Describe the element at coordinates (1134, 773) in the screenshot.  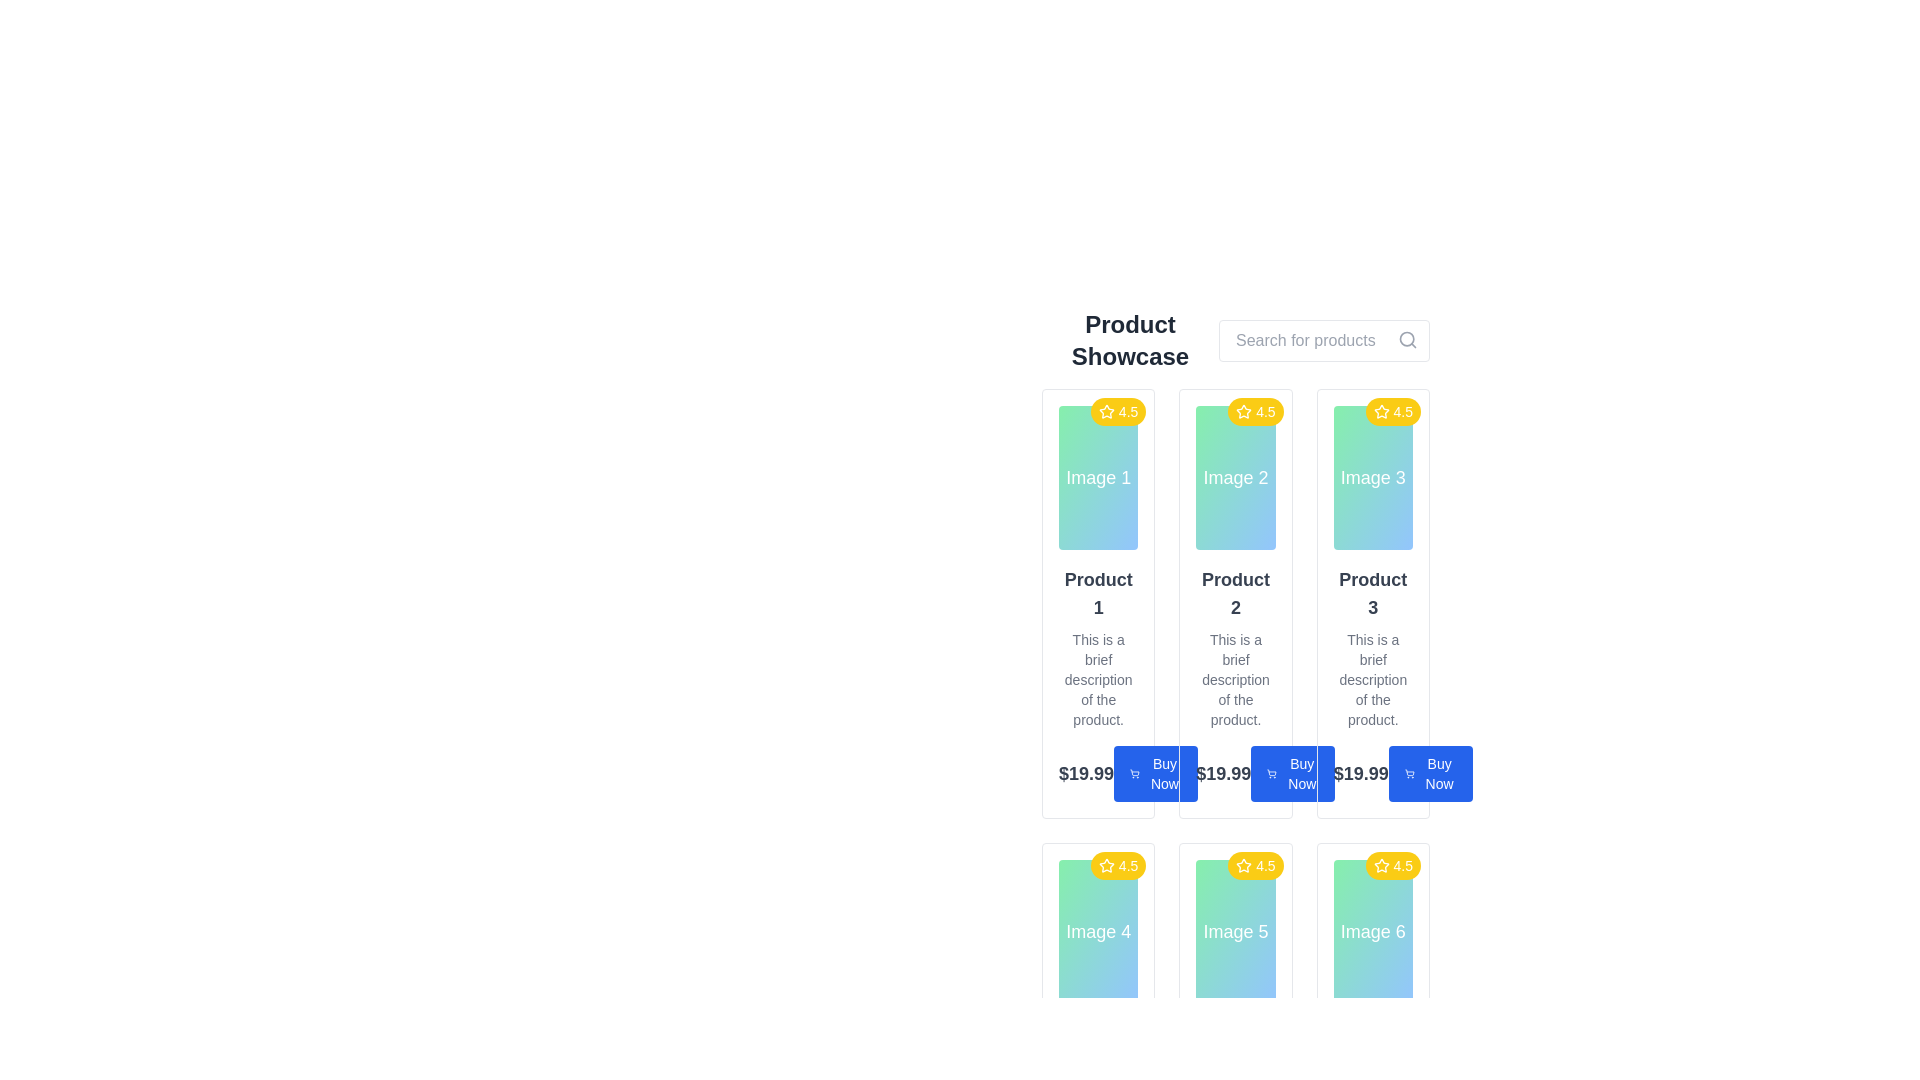
I see `the shopping cart icon located within the blue 'Buy Now' button, which is positioned below the price section of the product card` at that location.